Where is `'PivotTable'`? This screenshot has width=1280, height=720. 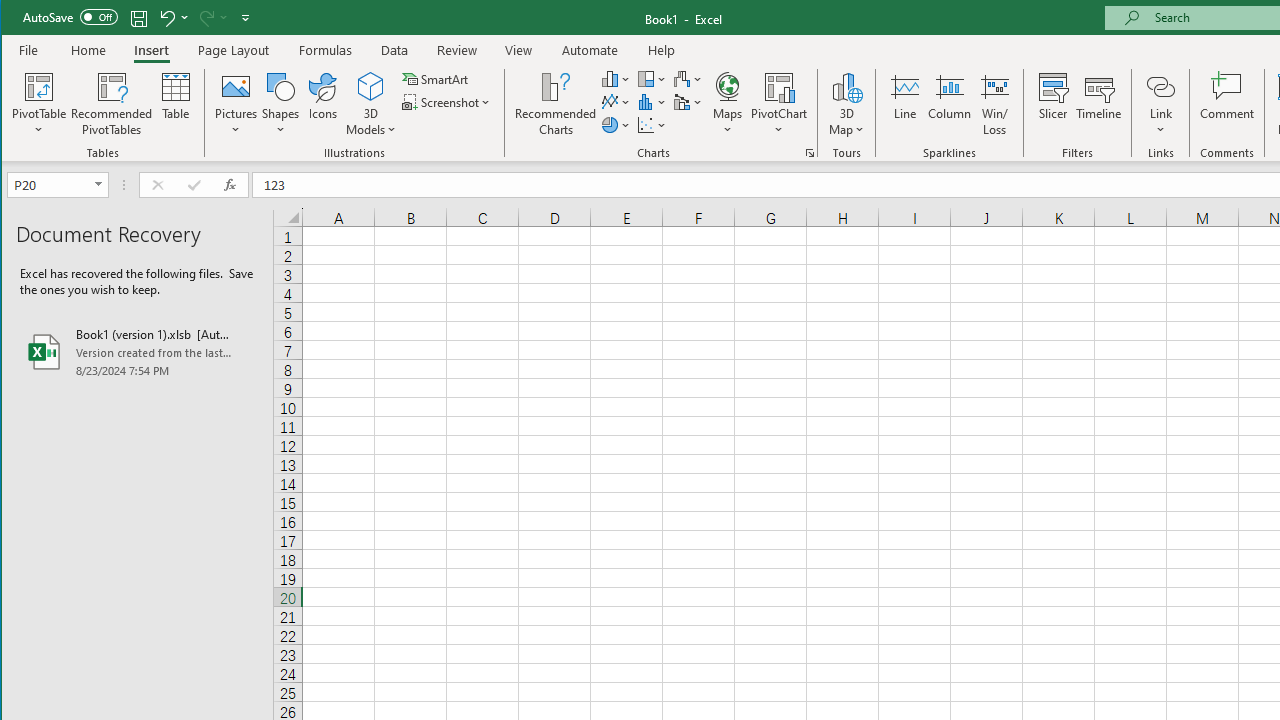 'PivotTable' is located at coordinates (39, 104).